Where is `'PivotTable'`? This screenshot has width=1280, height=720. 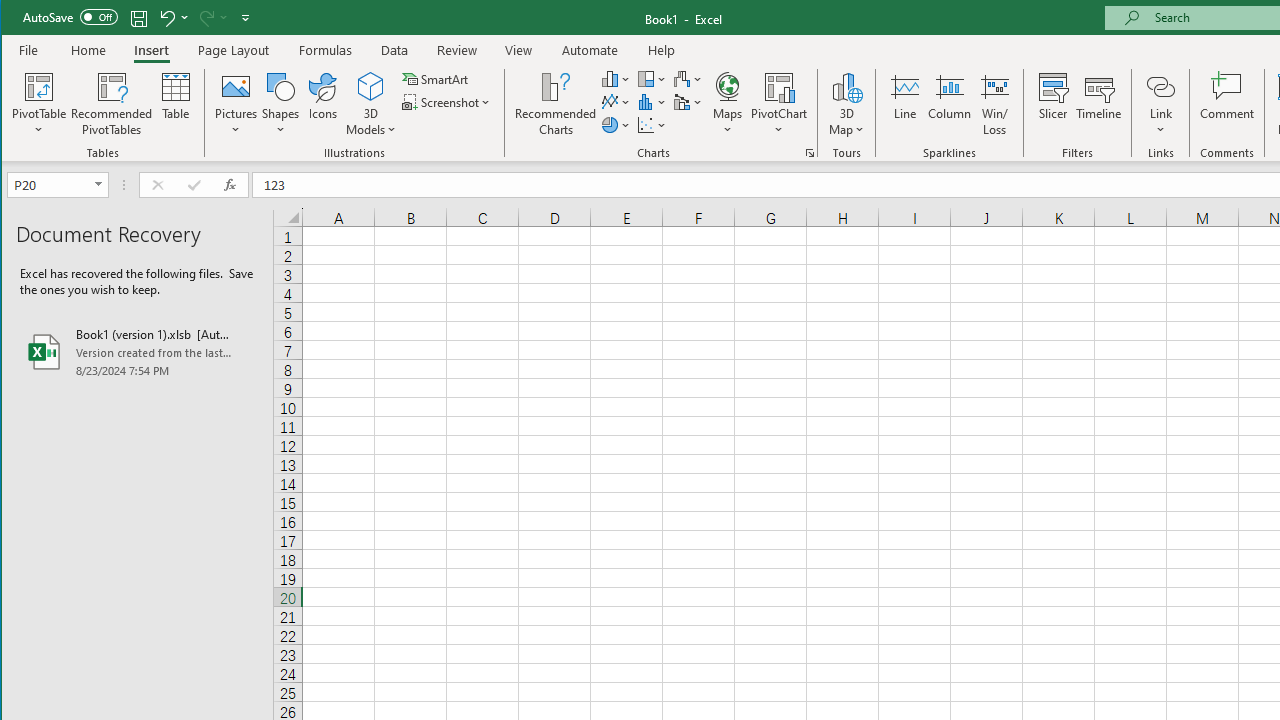 'PivotTable' is located at coordinates (39, 104).